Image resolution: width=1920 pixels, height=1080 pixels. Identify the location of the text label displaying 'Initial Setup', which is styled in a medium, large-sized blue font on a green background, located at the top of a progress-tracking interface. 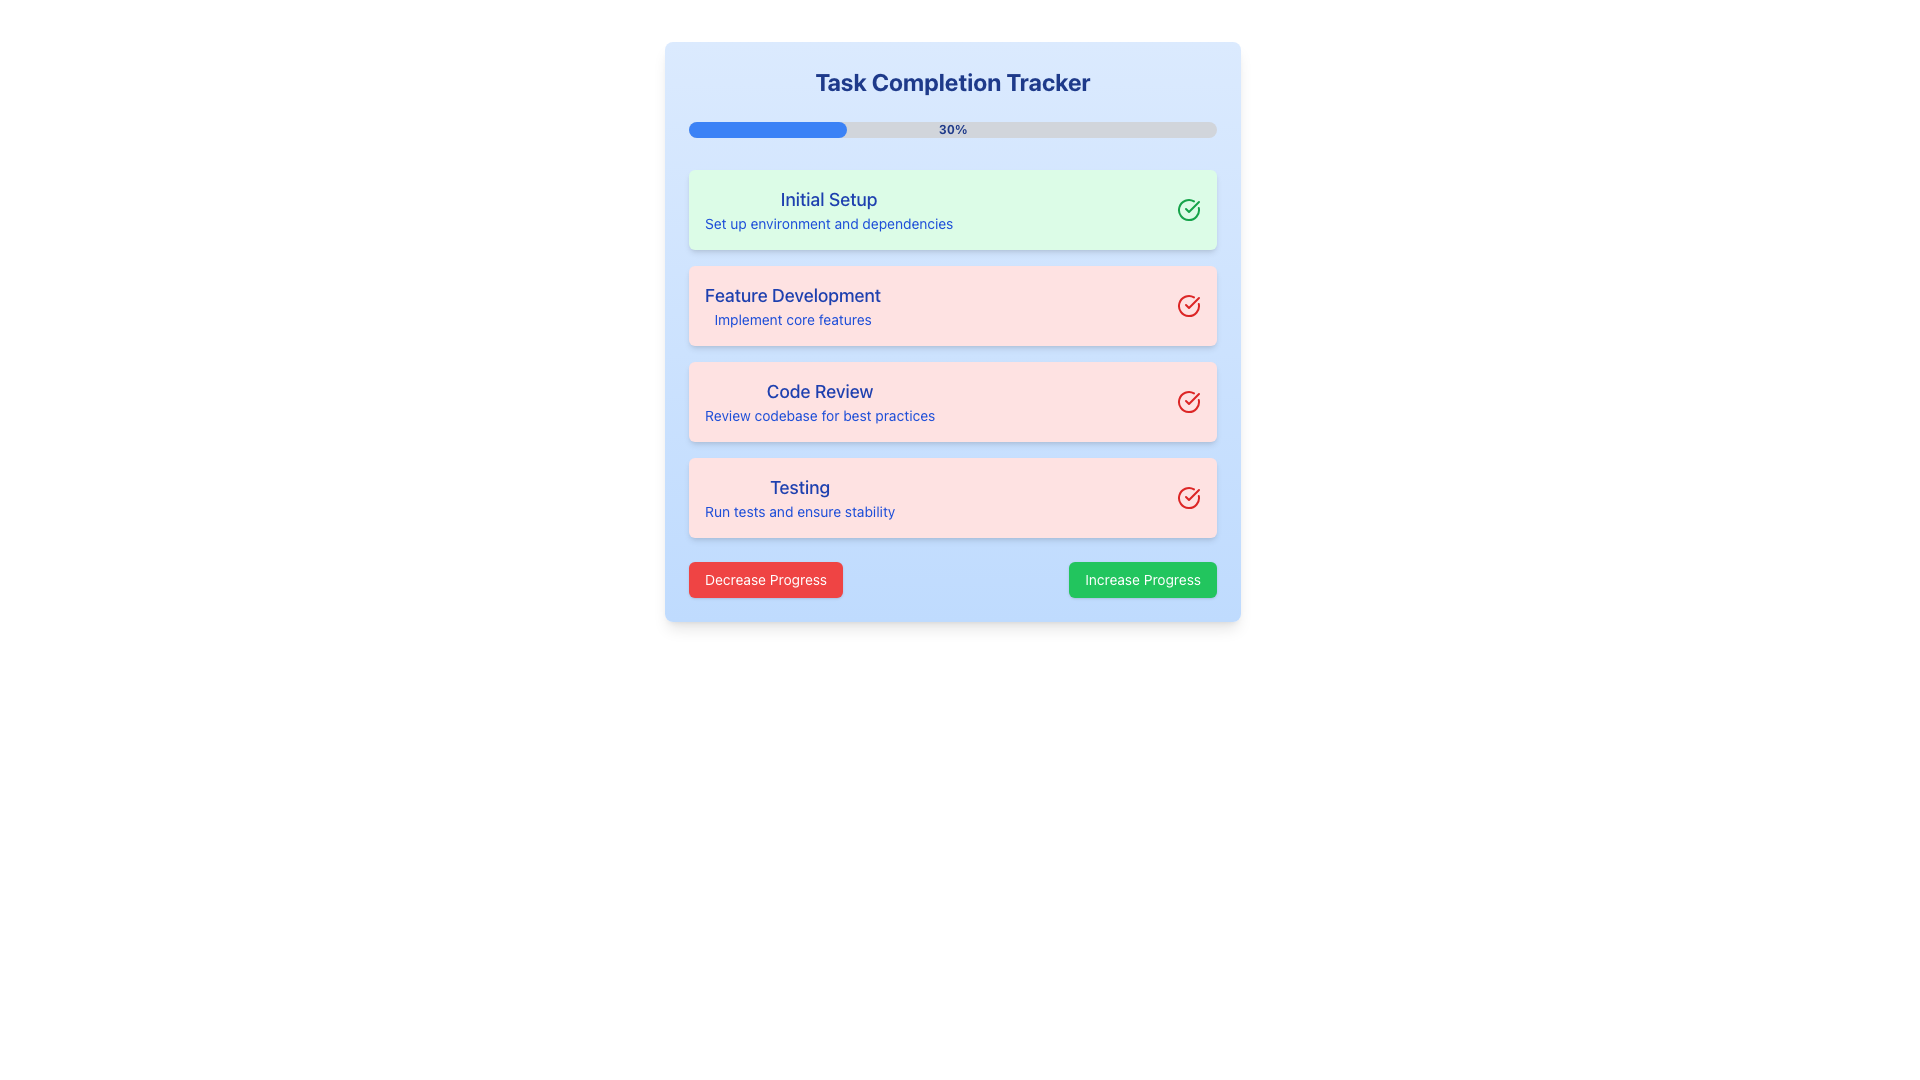
(829, 200).